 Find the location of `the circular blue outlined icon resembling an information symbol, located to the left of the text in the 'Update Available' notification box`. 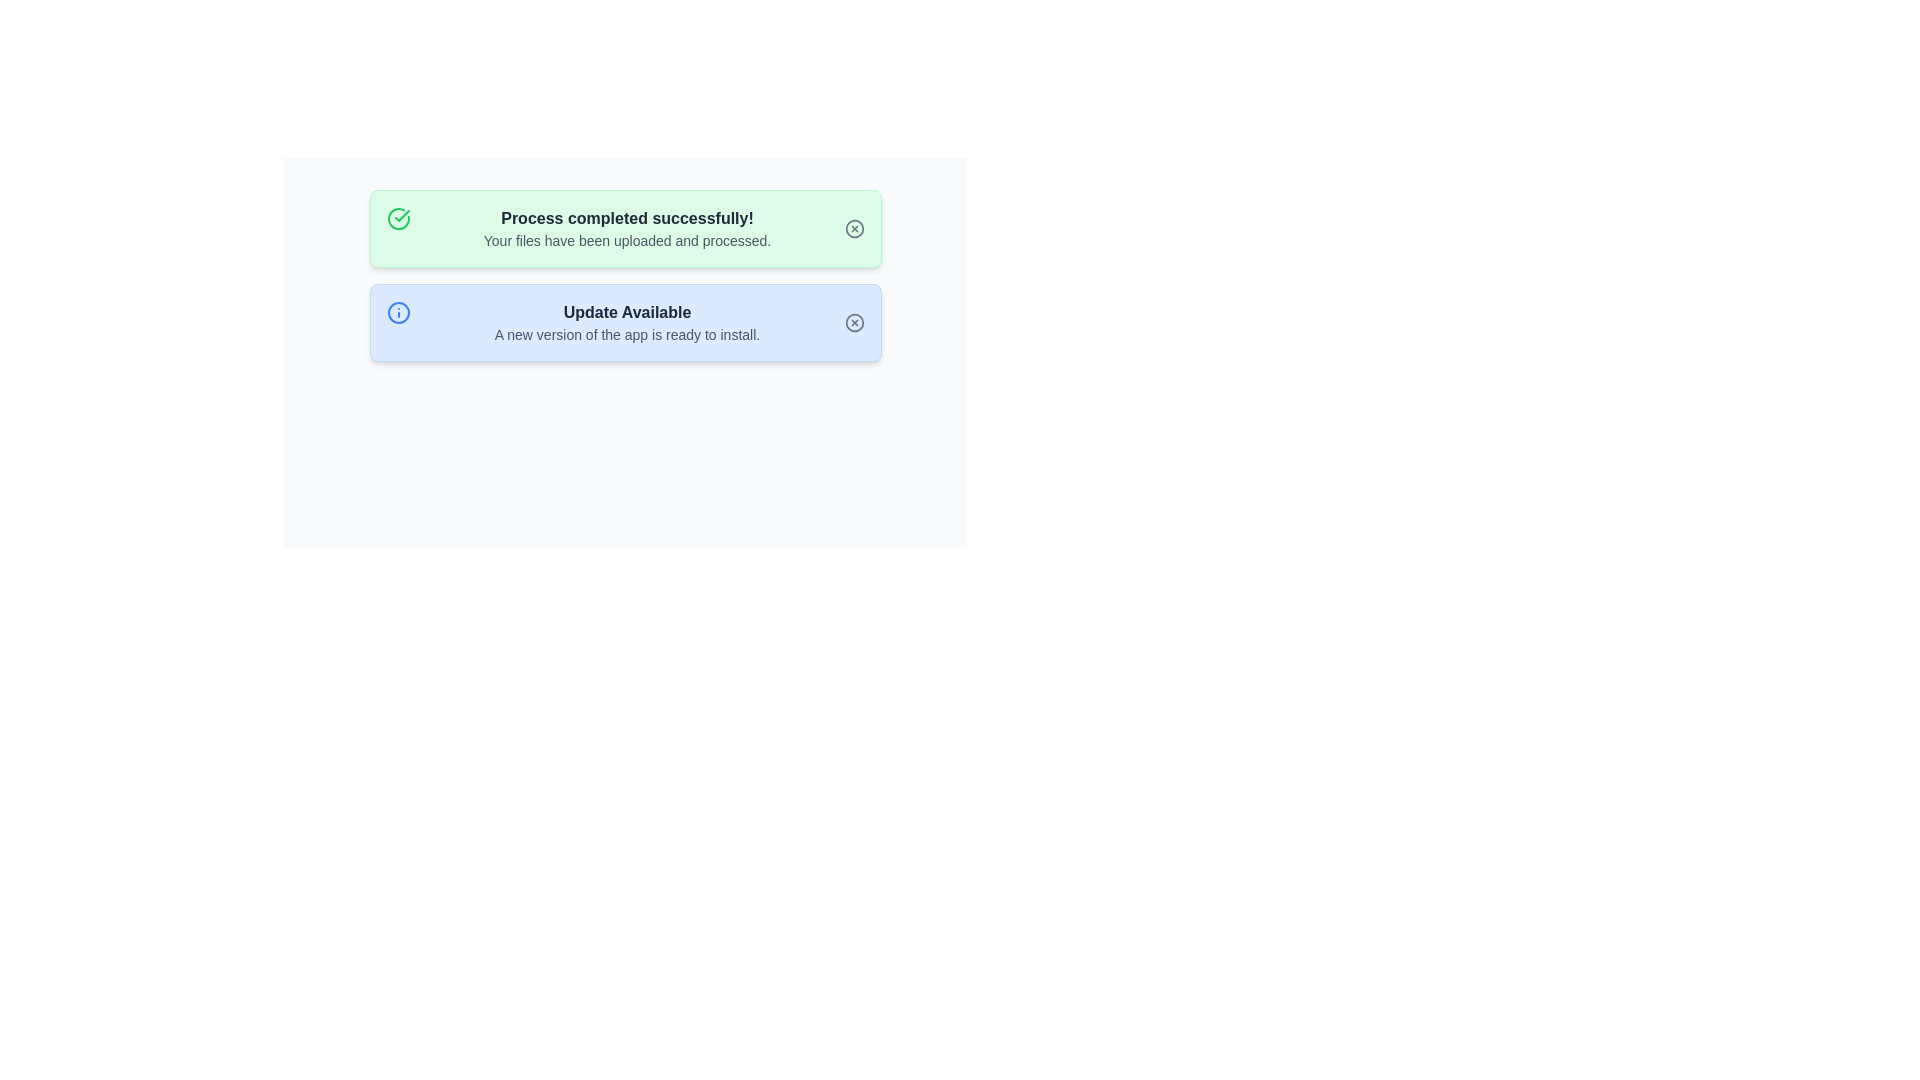

the circular blue outlined icon resembling an information symbol, located to the left of the text in the 'Update Available' notification box is located at coordinates (398, 312).